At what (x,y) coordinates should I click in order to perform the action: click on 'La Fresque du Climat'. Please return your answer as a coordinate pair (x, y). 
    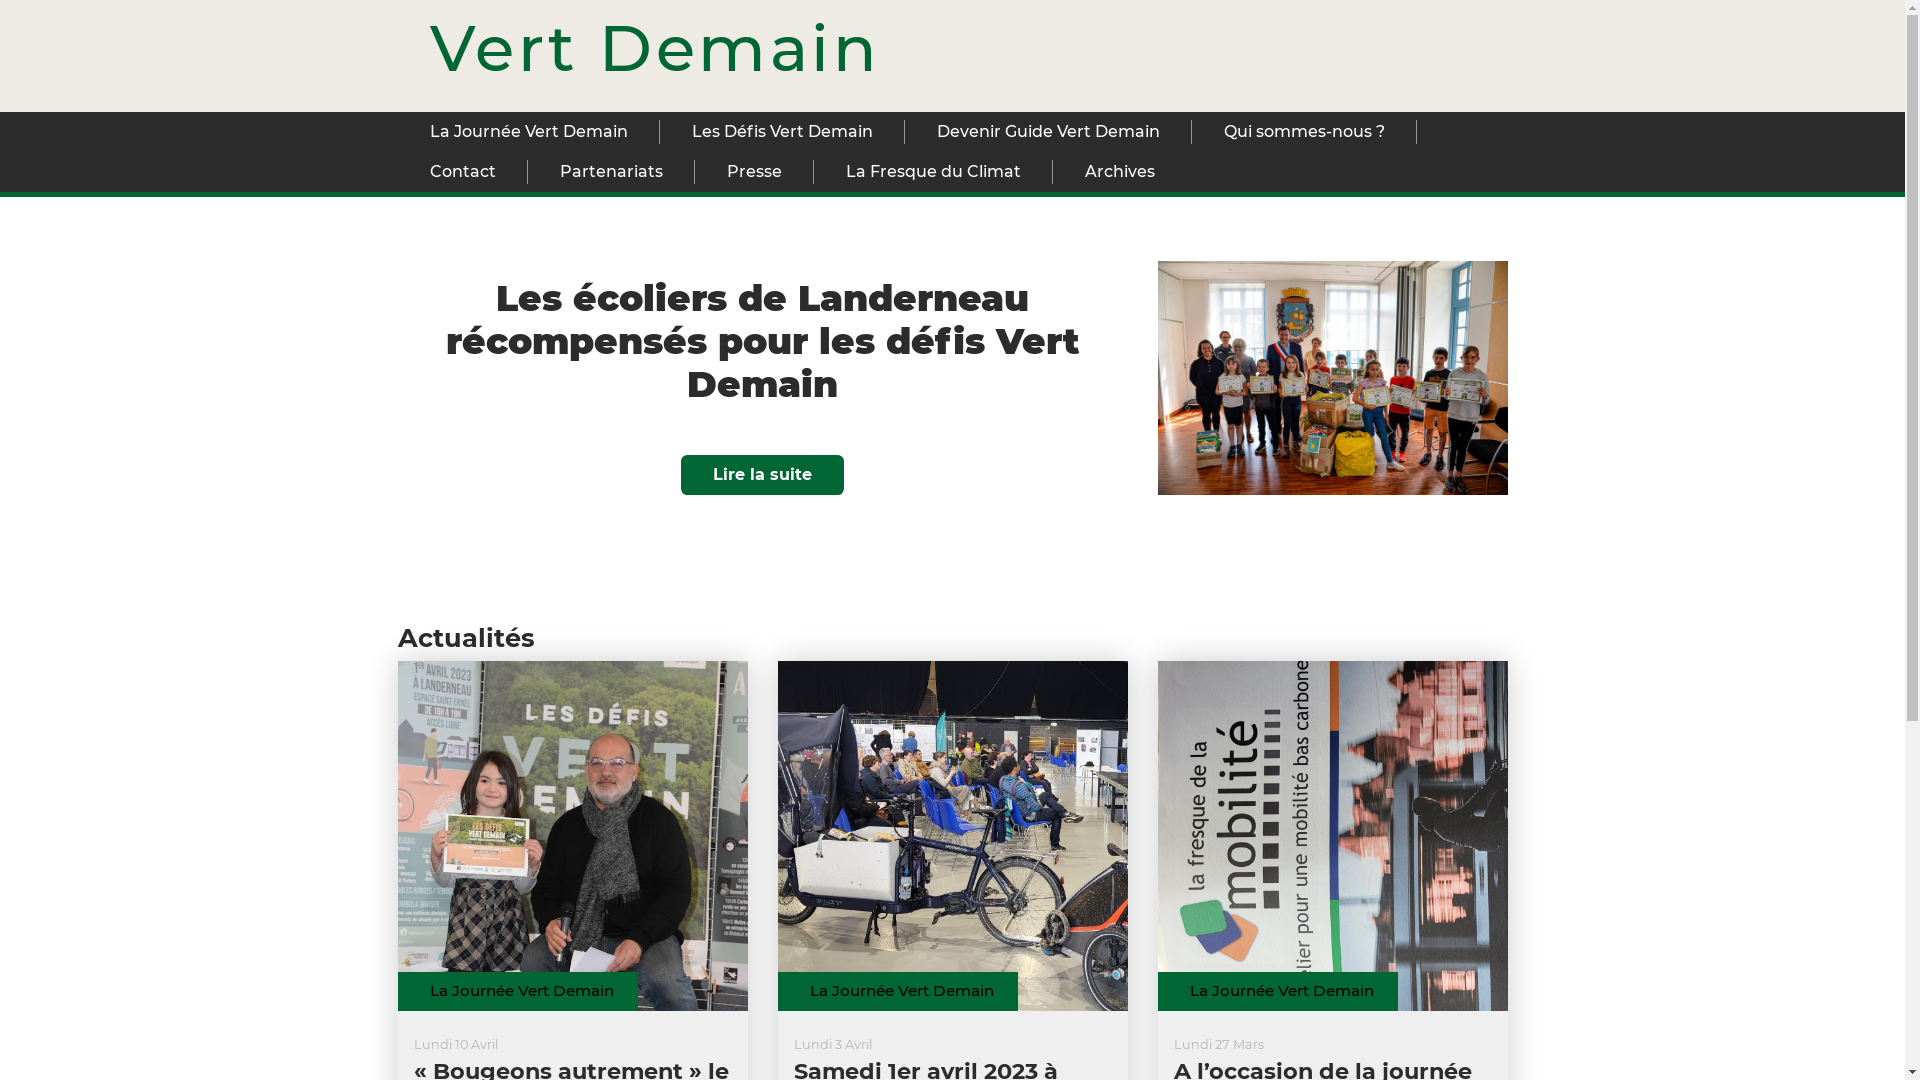
    Looking at the image, I should click on (932, 171).